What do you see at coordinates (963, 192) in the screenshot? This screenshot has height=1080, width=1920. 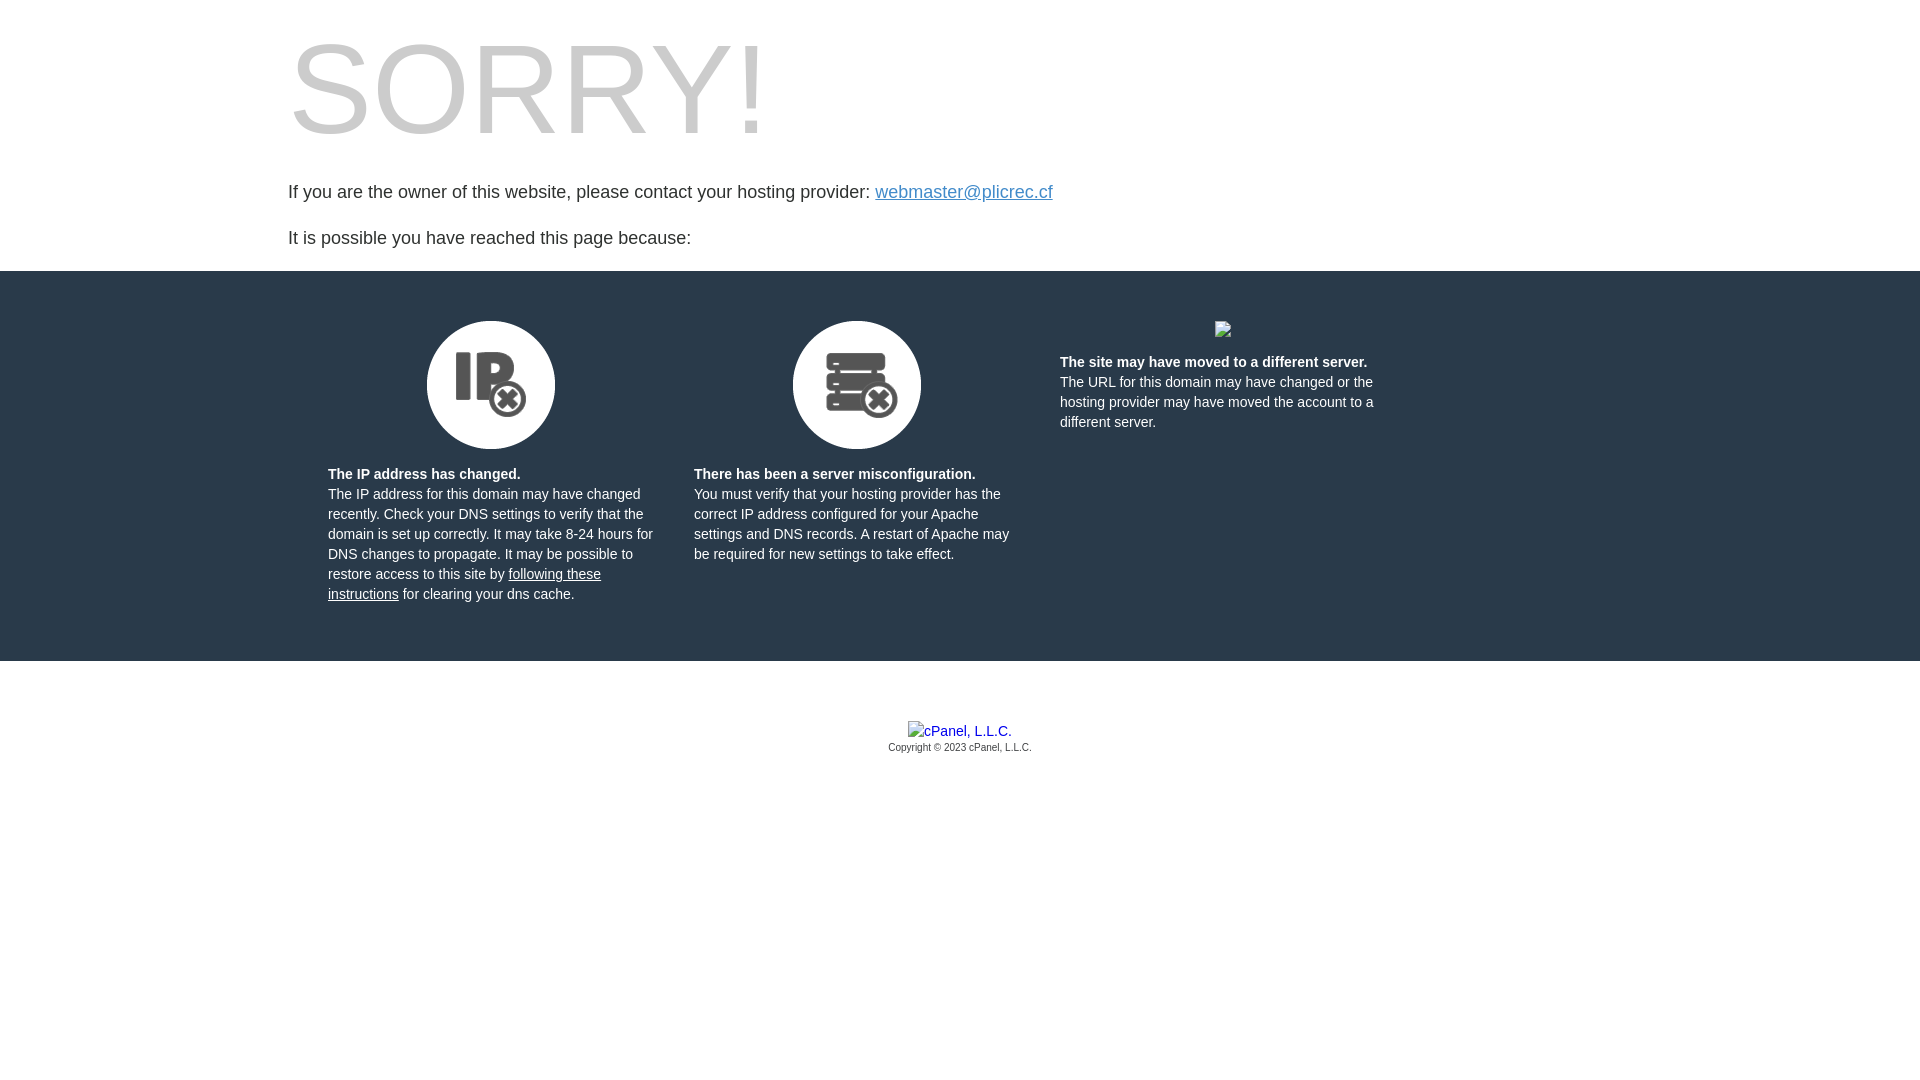 I see `'webmaster@plicrec.cf'` at bounding box center [963, 192].